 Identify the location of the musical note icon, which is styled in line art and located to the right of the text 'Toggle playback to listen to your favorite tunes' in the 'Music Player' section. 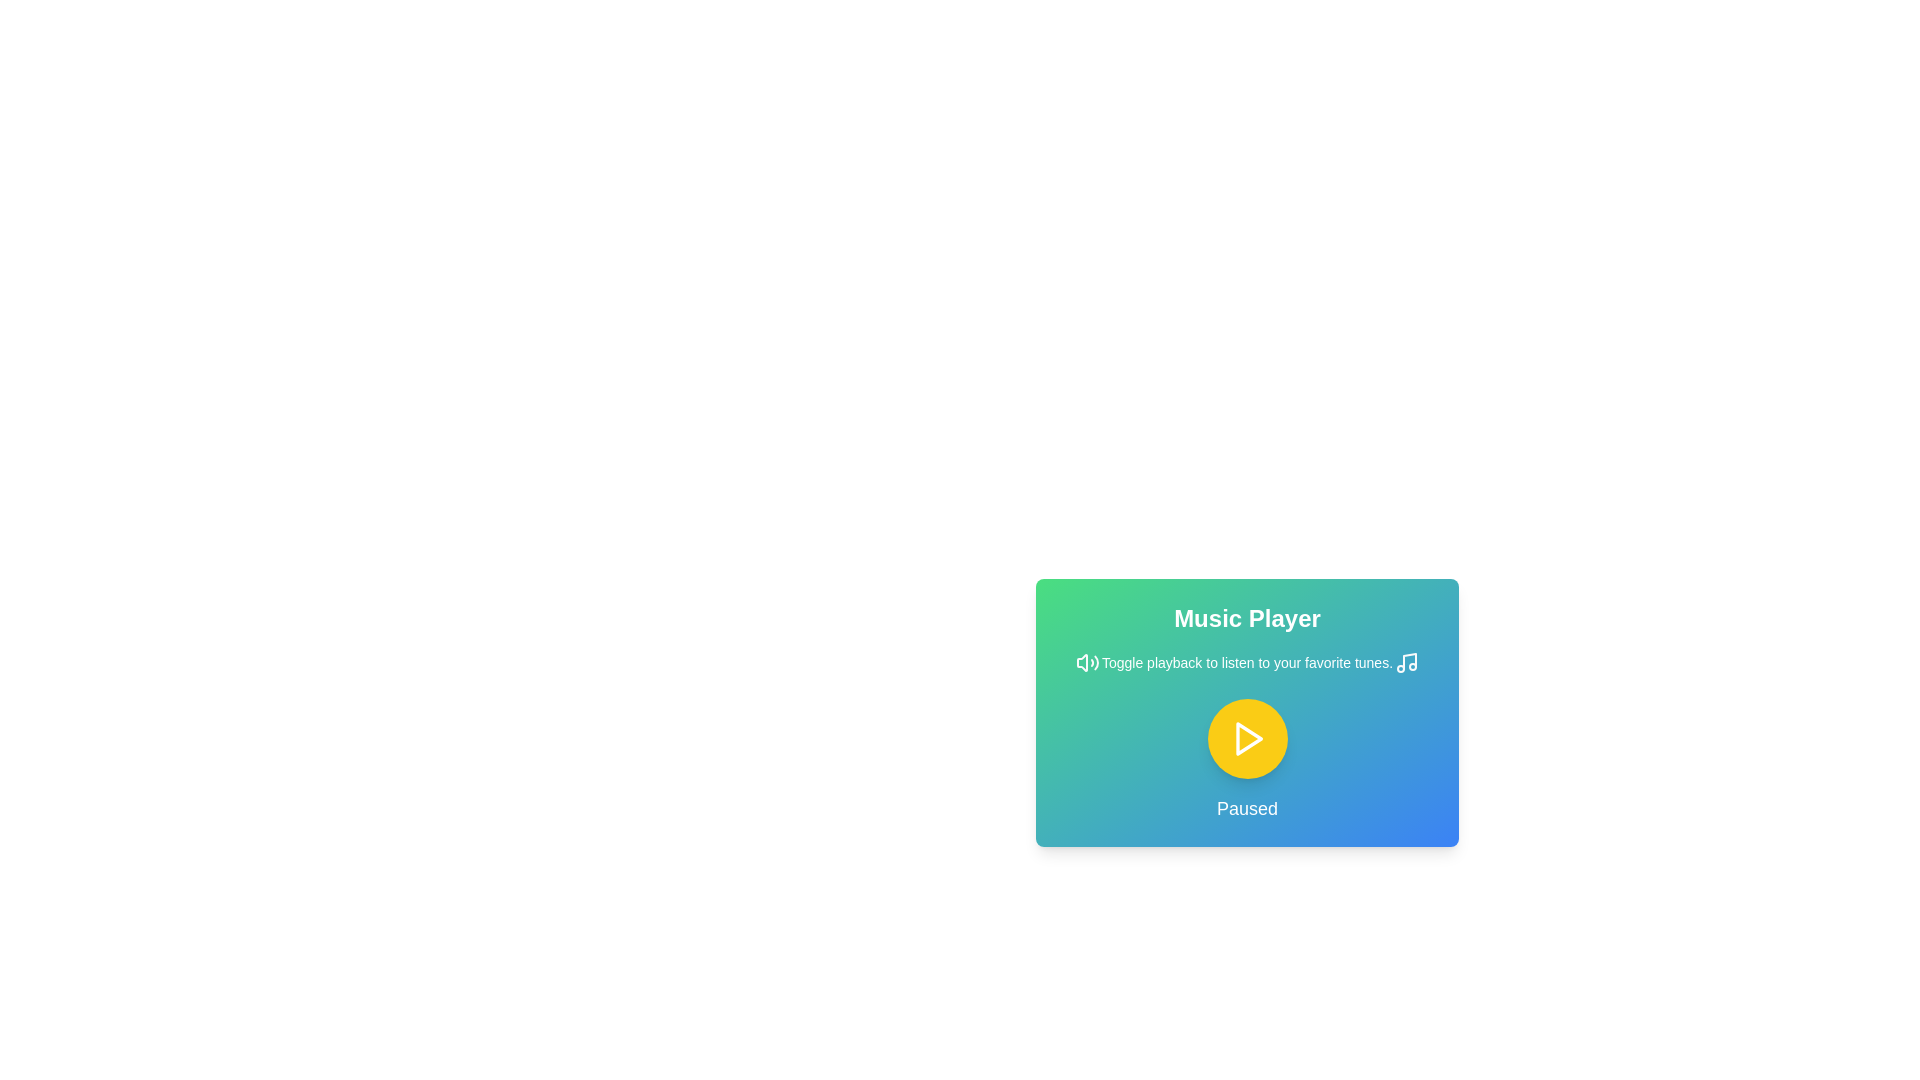
(1405, 663).